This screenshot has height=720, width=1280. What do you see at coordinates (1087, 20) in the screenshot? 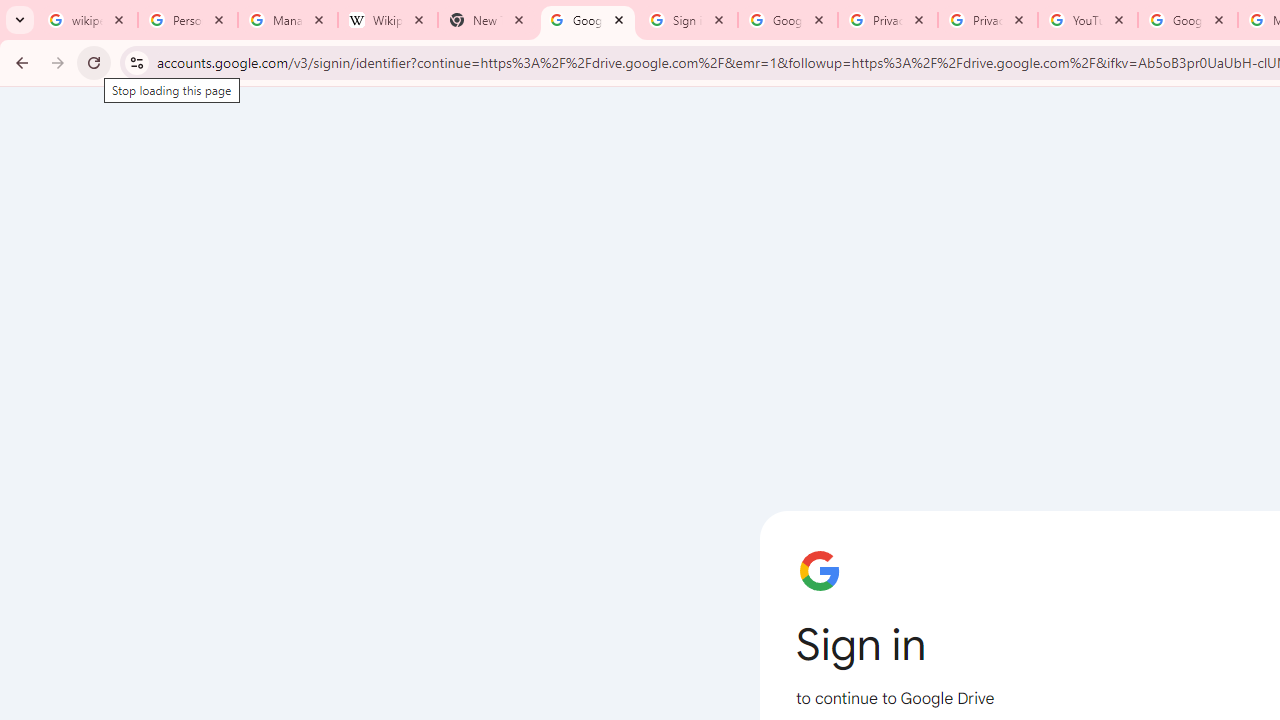
I see `'YouTube'` at bounding box center [1087, 20].